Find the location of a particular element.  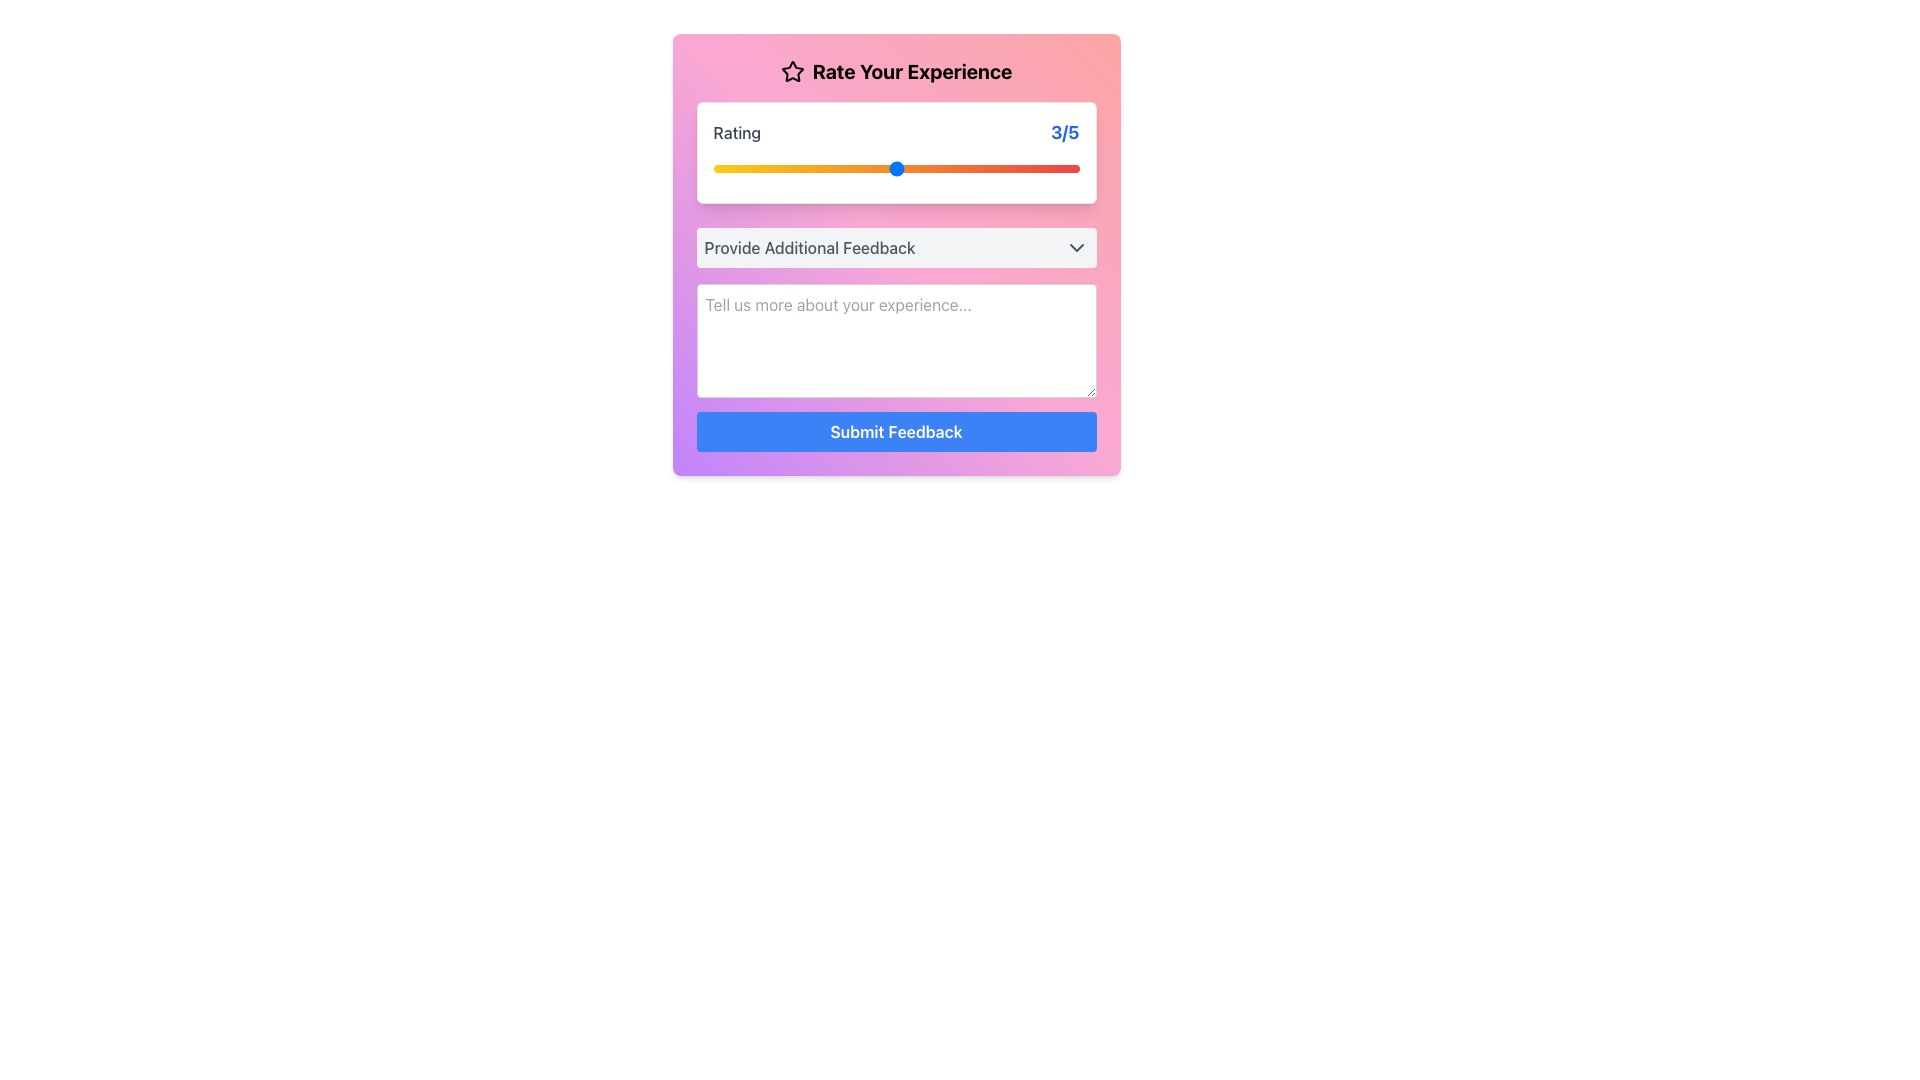

rating slider is located at coordinates (895, 168).